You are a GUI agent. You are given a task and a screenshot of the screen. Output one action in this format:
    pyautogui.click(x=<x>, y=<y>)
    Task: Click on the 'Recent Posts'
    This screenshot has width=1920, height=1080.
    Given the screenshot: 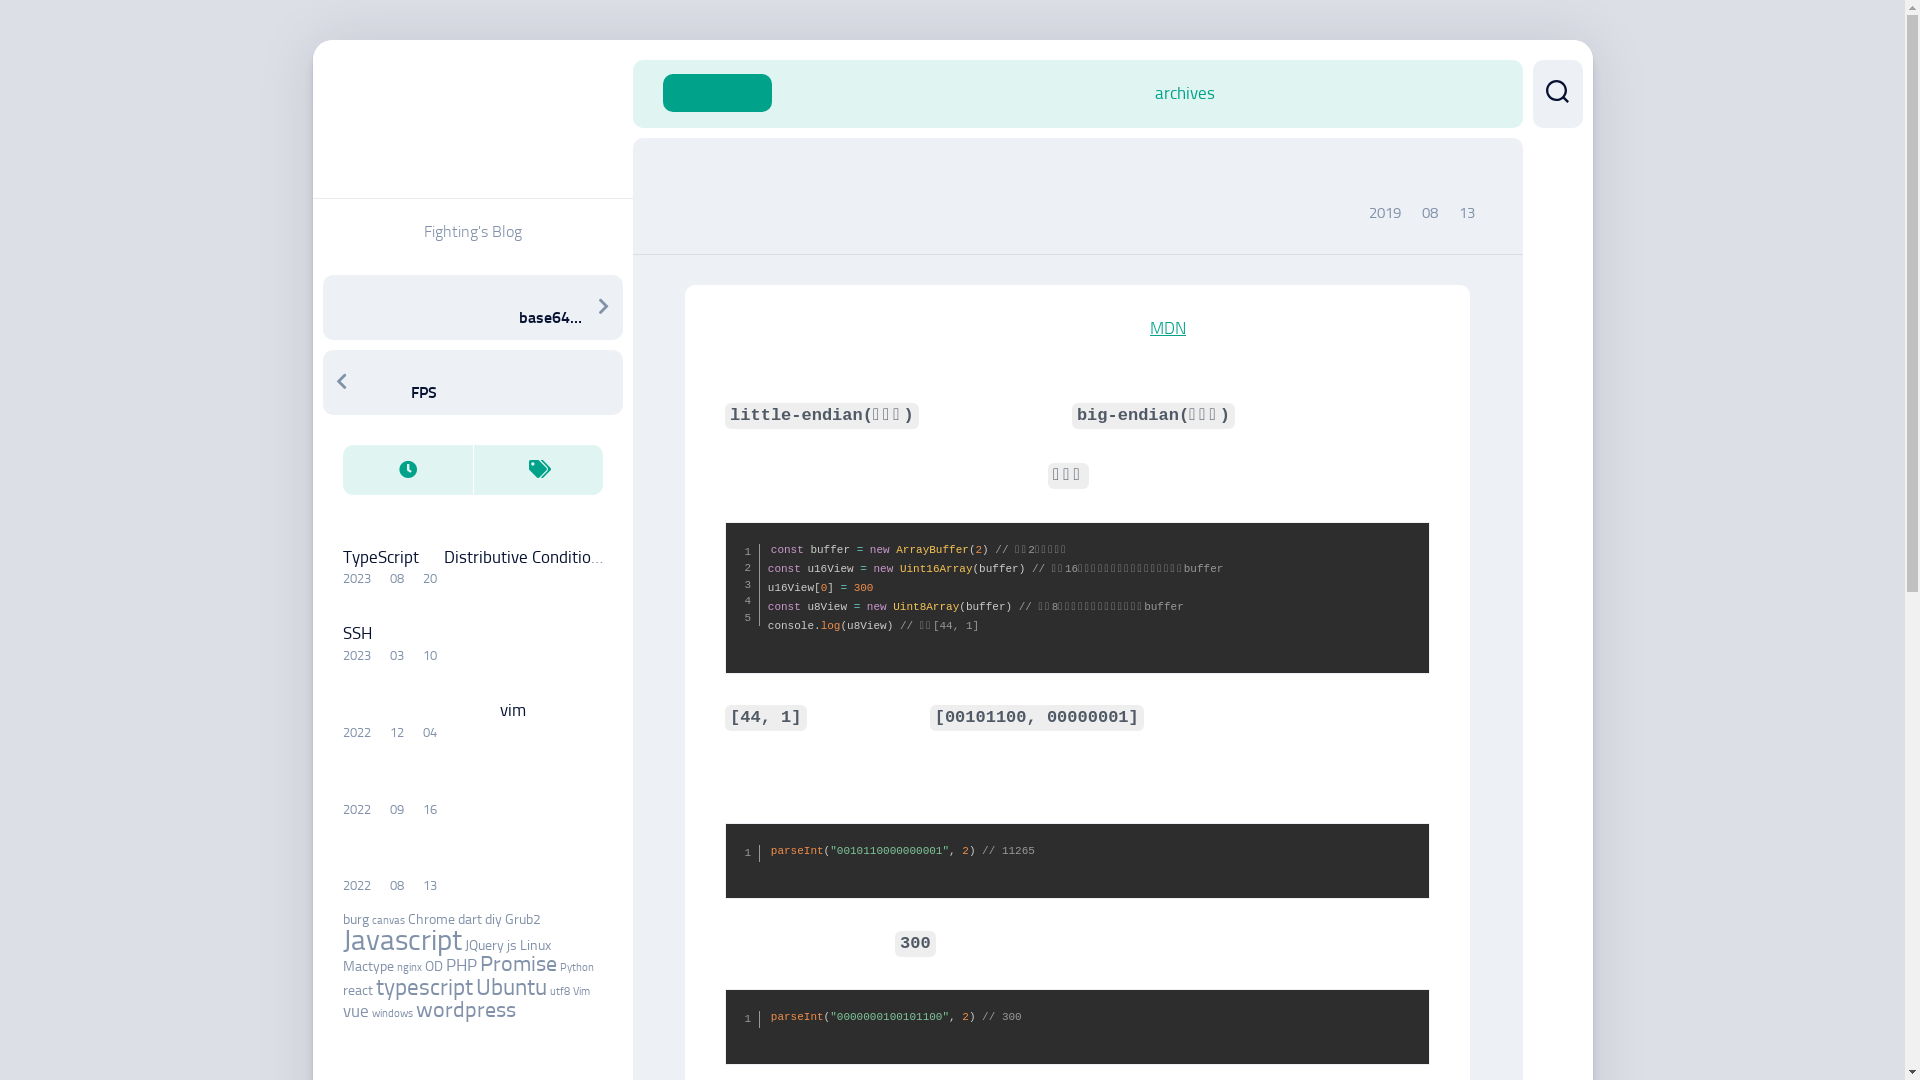 What is the action you would take?
    pyautogui.click(x=341, y=470)
    